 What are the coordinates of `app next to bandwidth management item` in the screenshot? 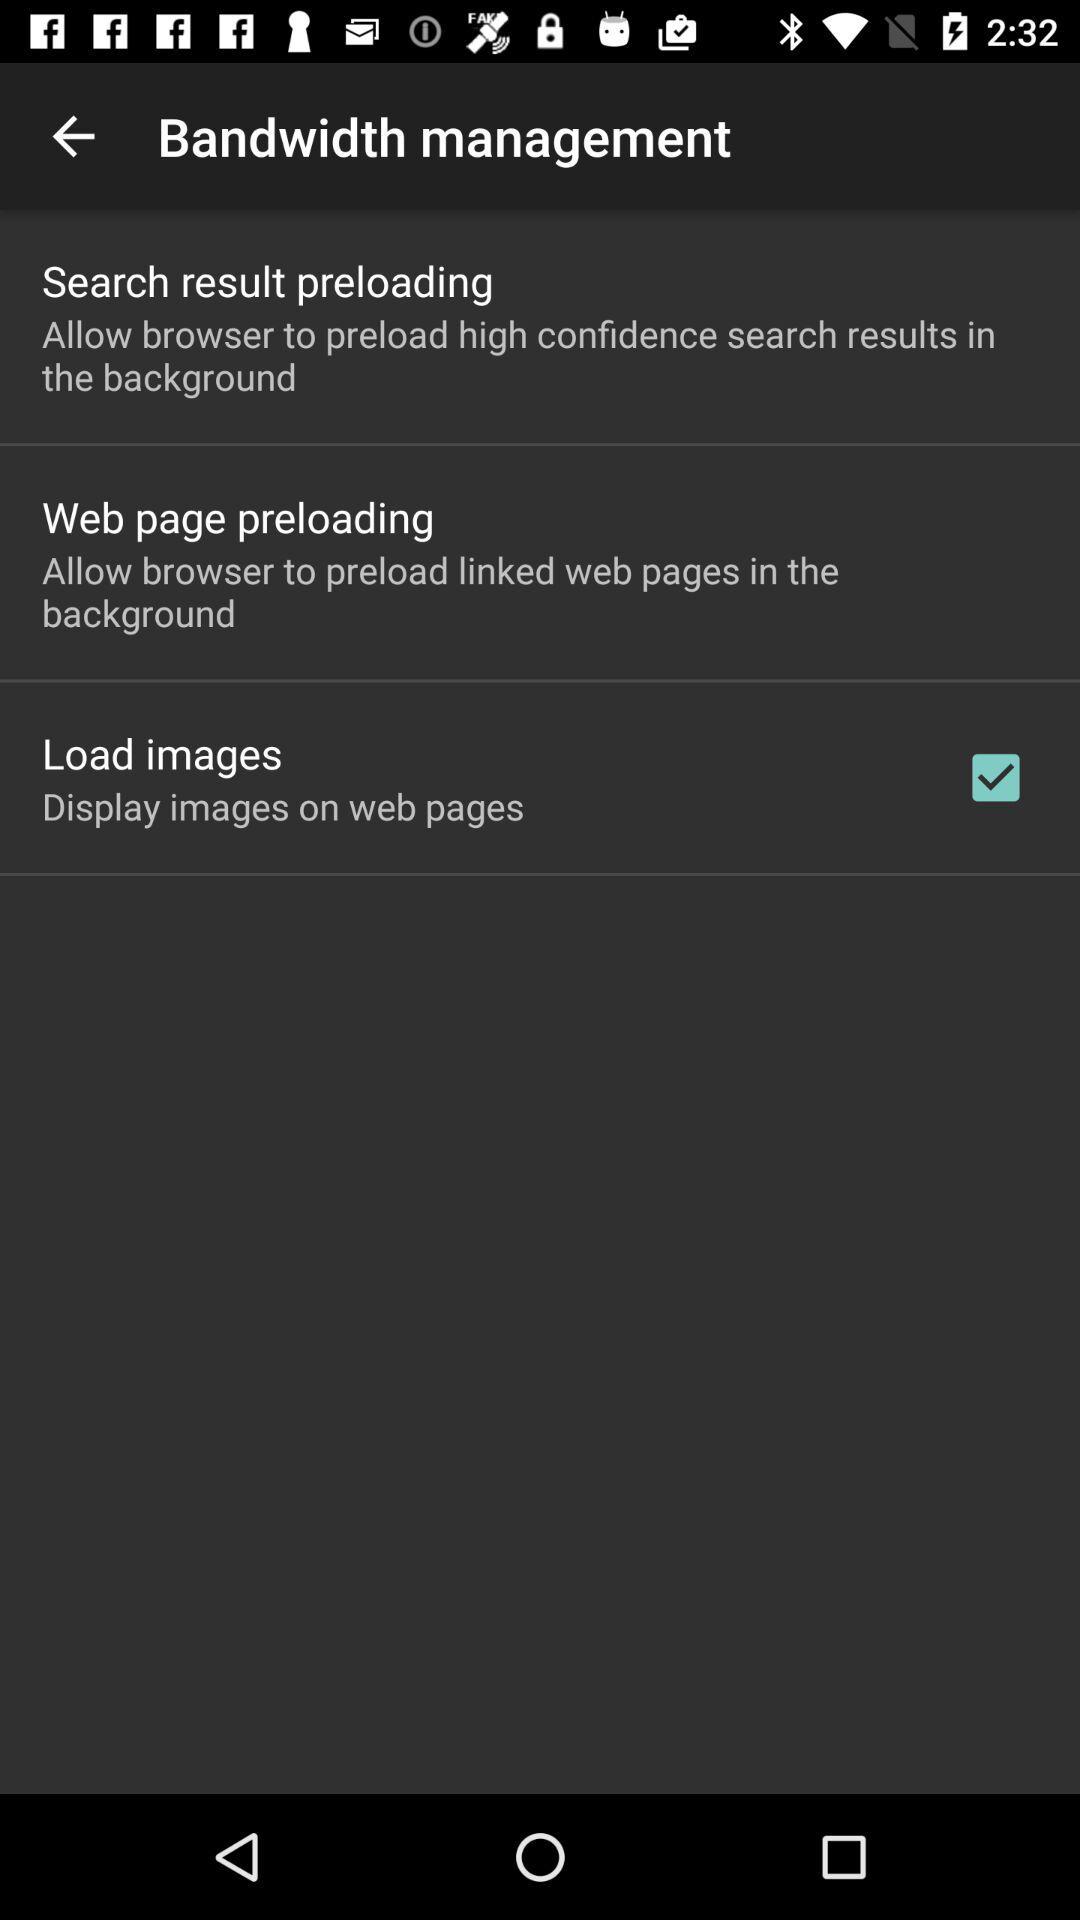 It's located at (72, 135).